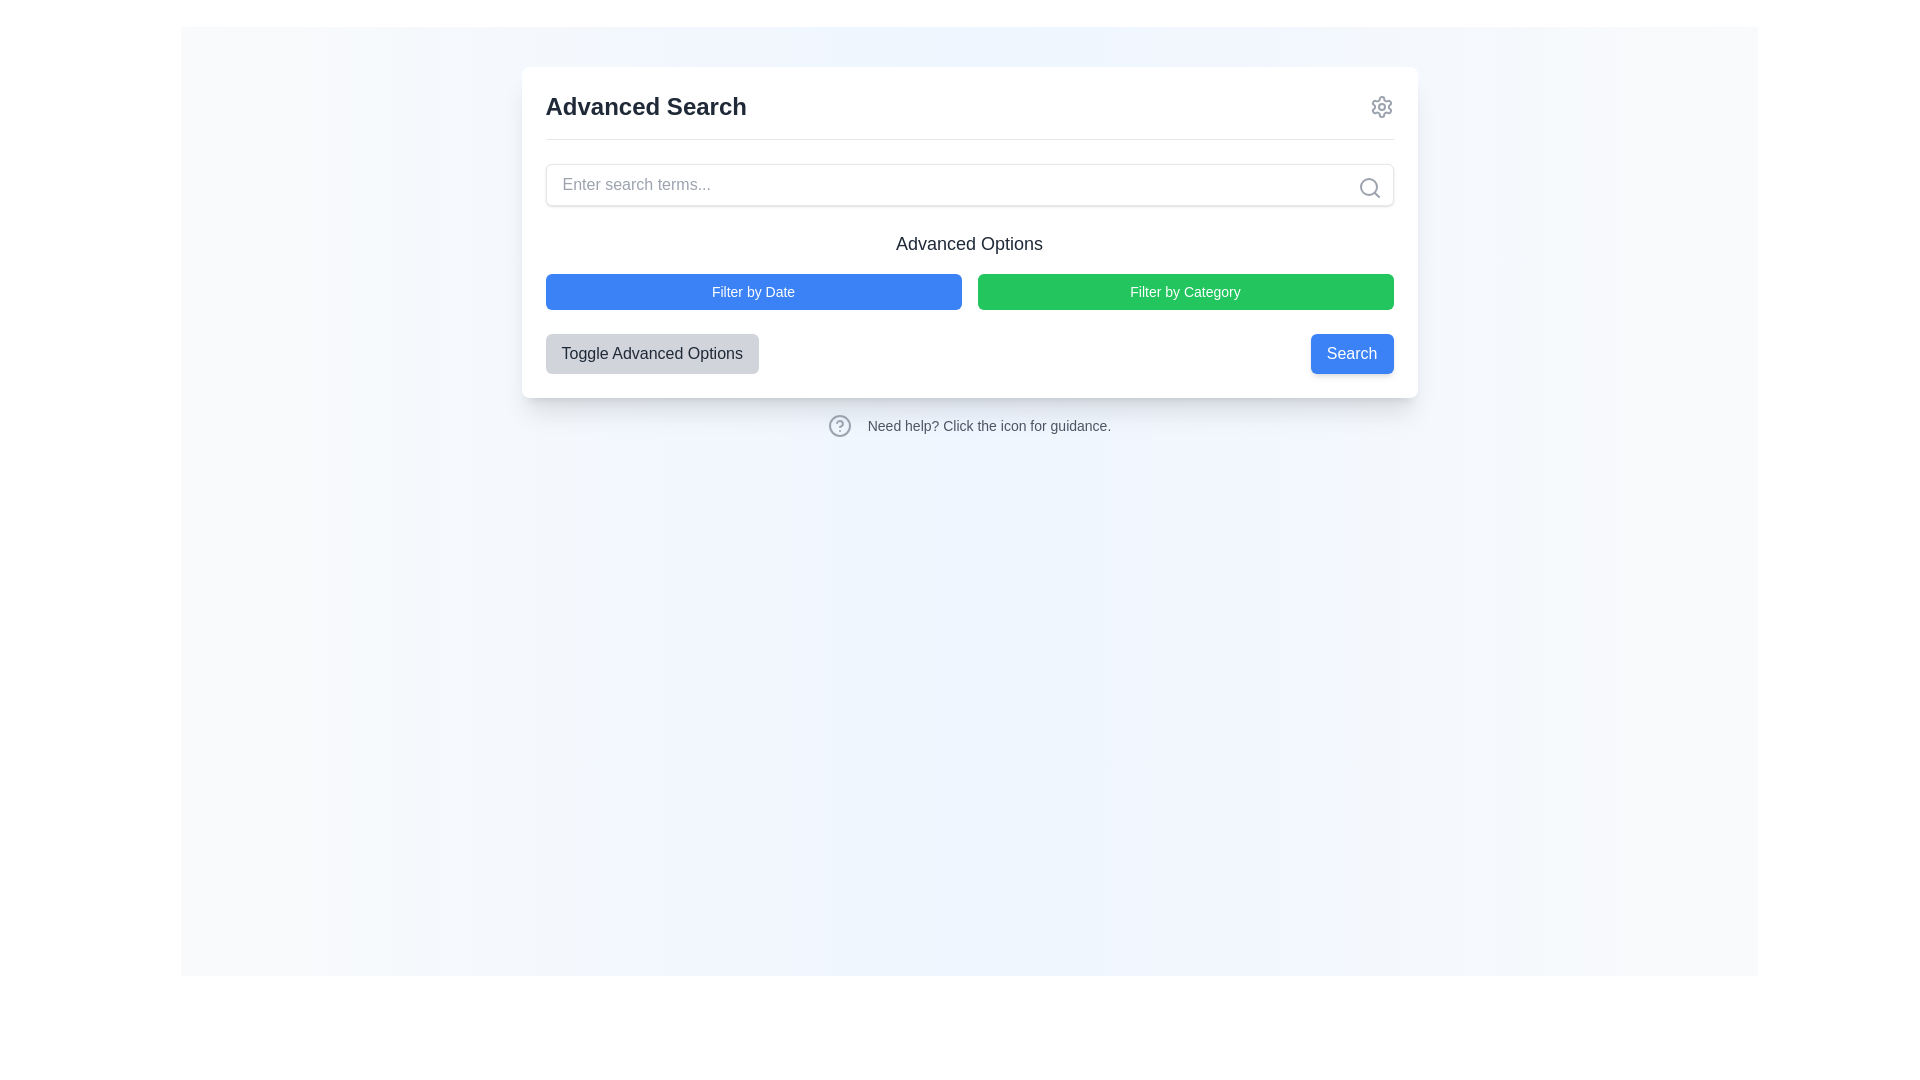 This screenshot has height=1080, width=1920. I want to click on the blue 'Search' button with white text to trigger its hover effect, so click(1352, 353).